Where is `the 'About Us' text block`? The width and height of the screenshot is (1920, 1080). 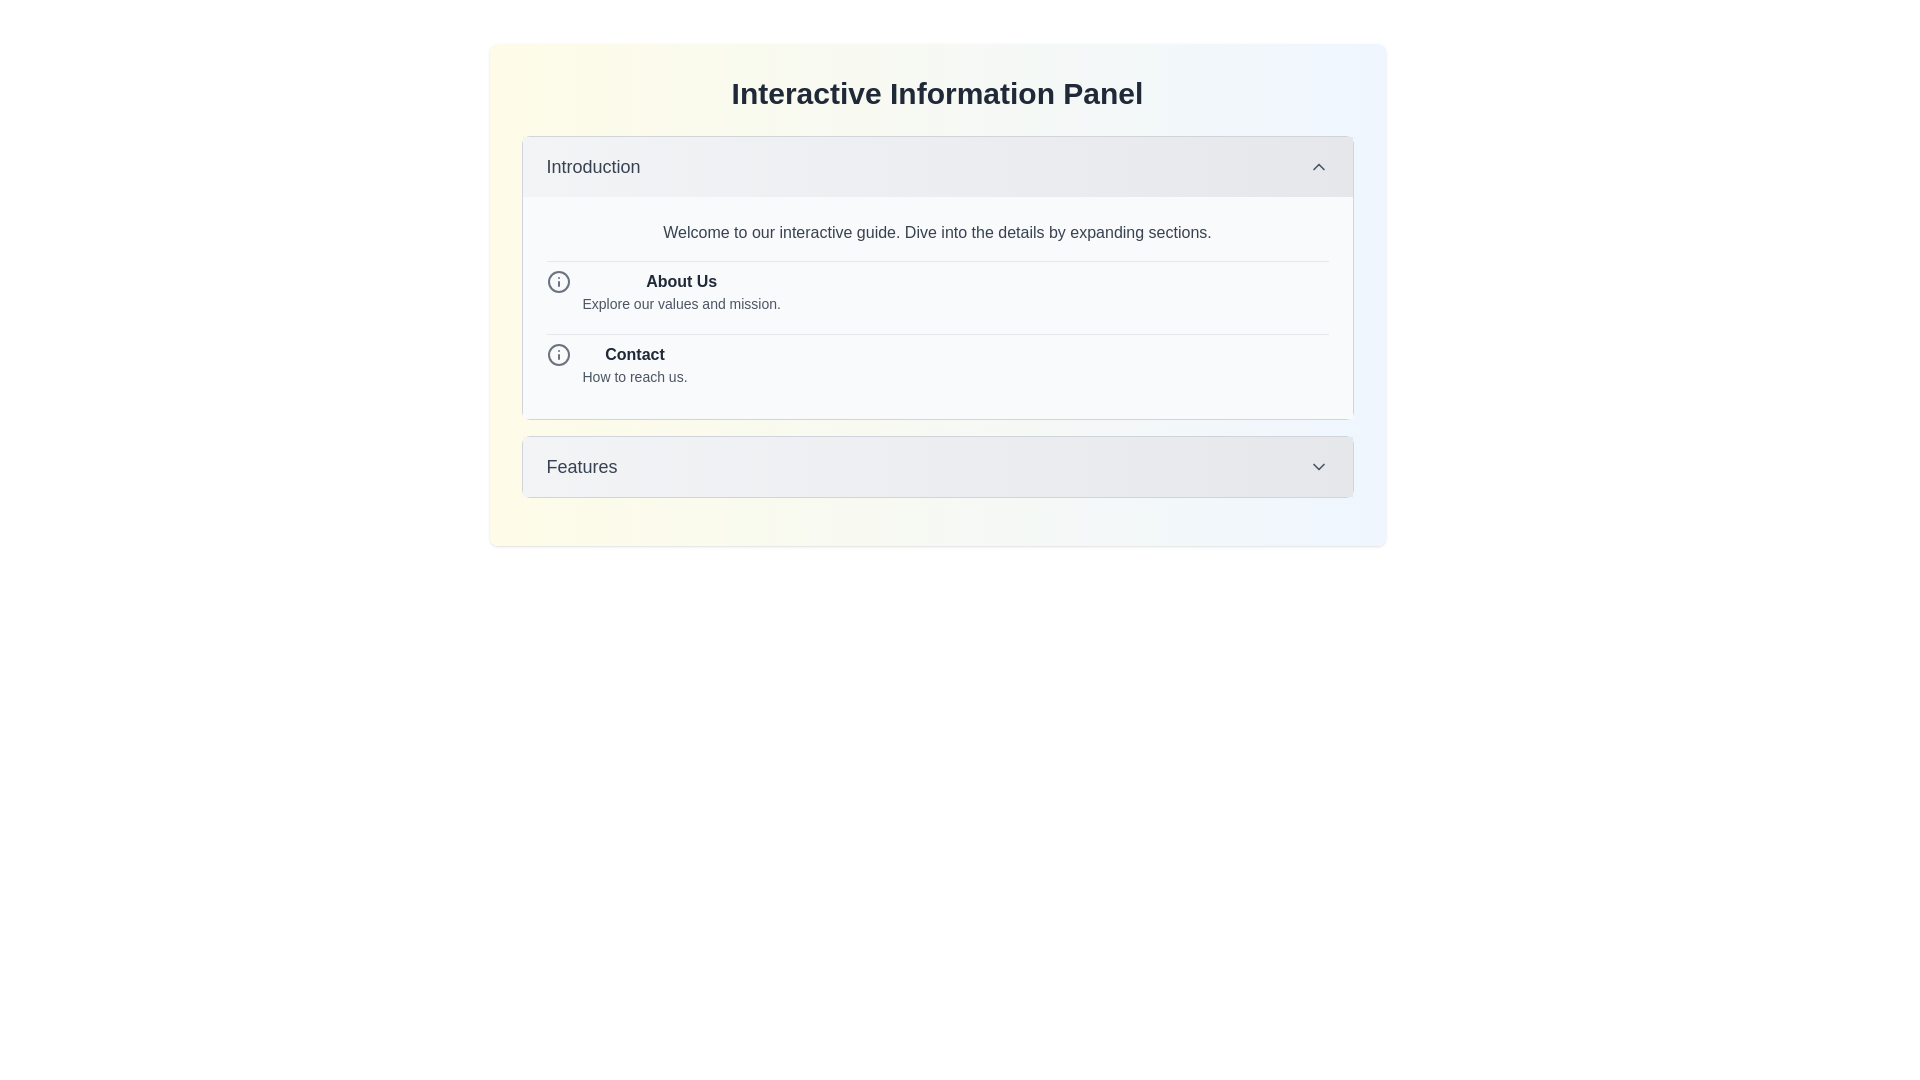
the 'About Us' text block is located at coordinates (681, 292).